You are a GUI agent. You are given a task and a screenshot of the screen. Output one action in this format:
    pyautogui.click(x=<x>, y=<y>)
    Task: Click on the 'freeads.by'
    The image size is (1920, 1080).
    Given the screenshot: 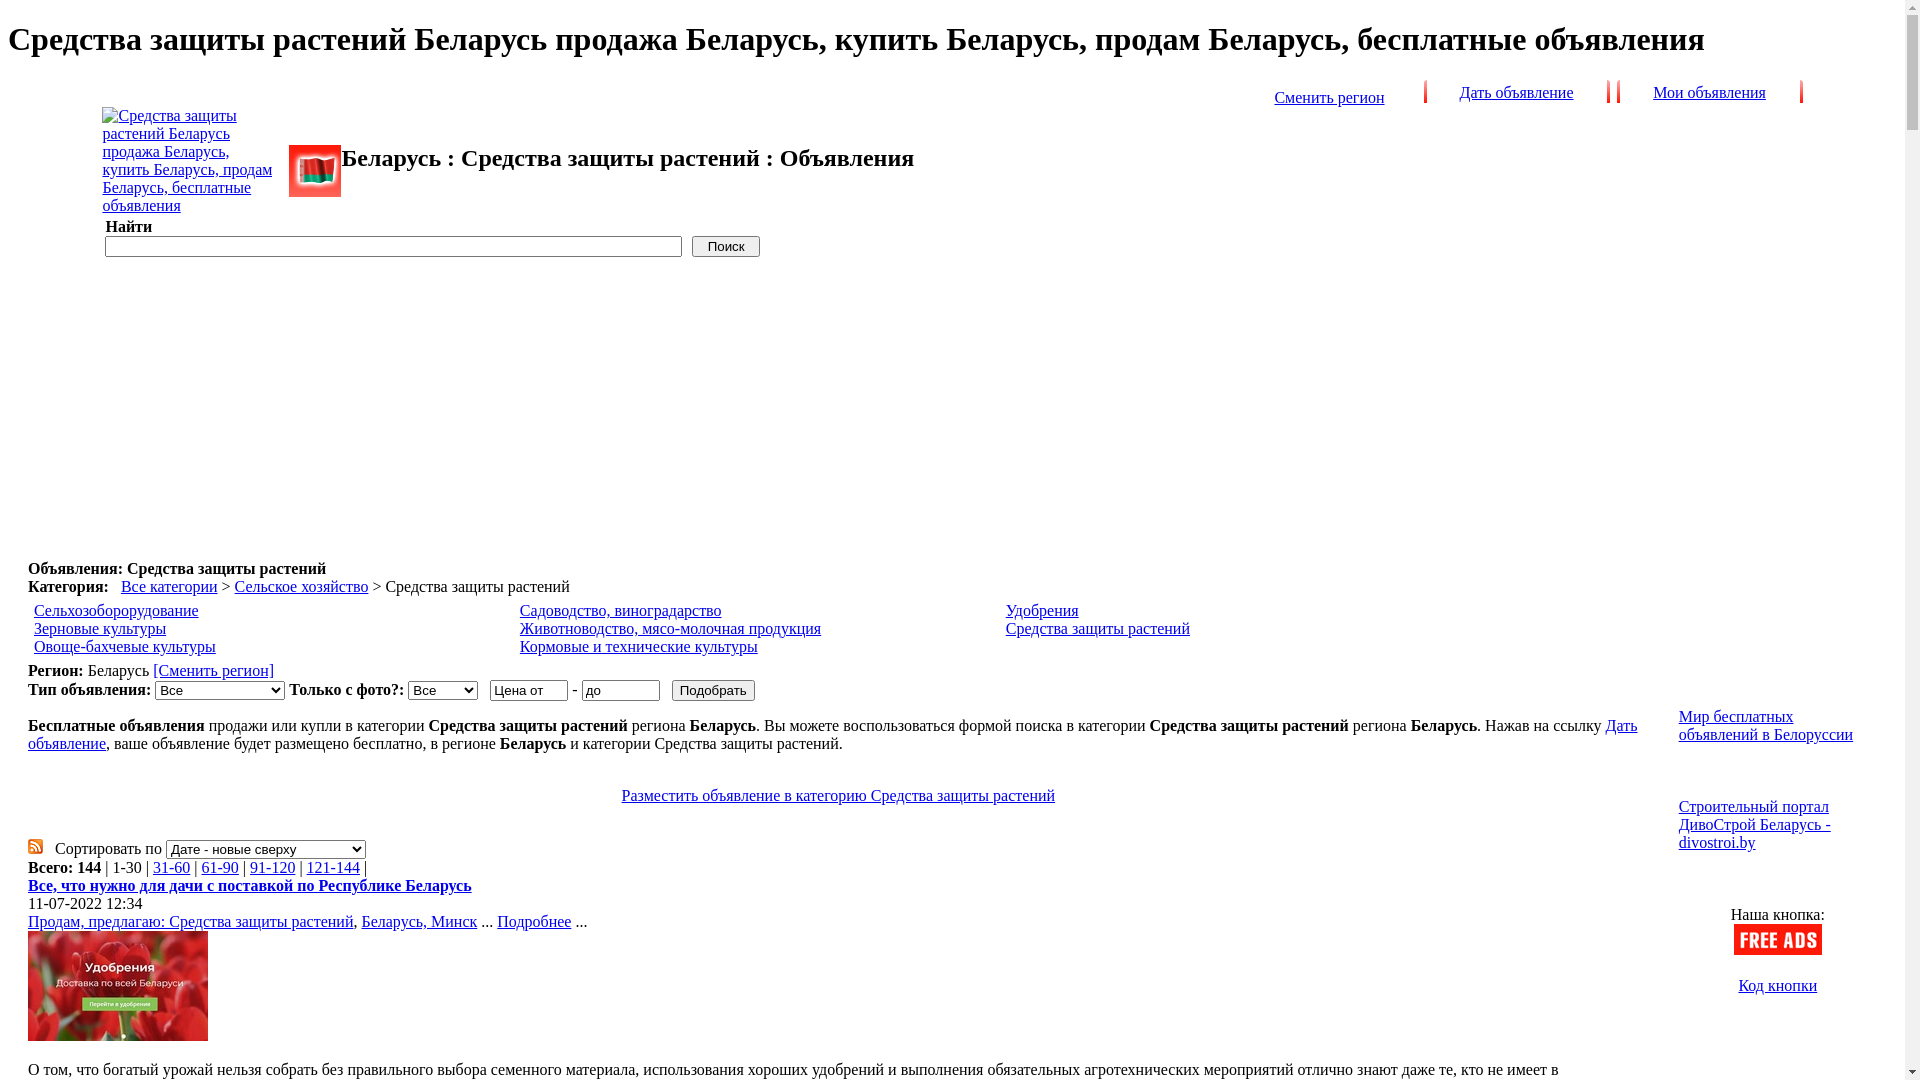 What is the action you would take?
    pyautogui.click(x=287, y=169)
    